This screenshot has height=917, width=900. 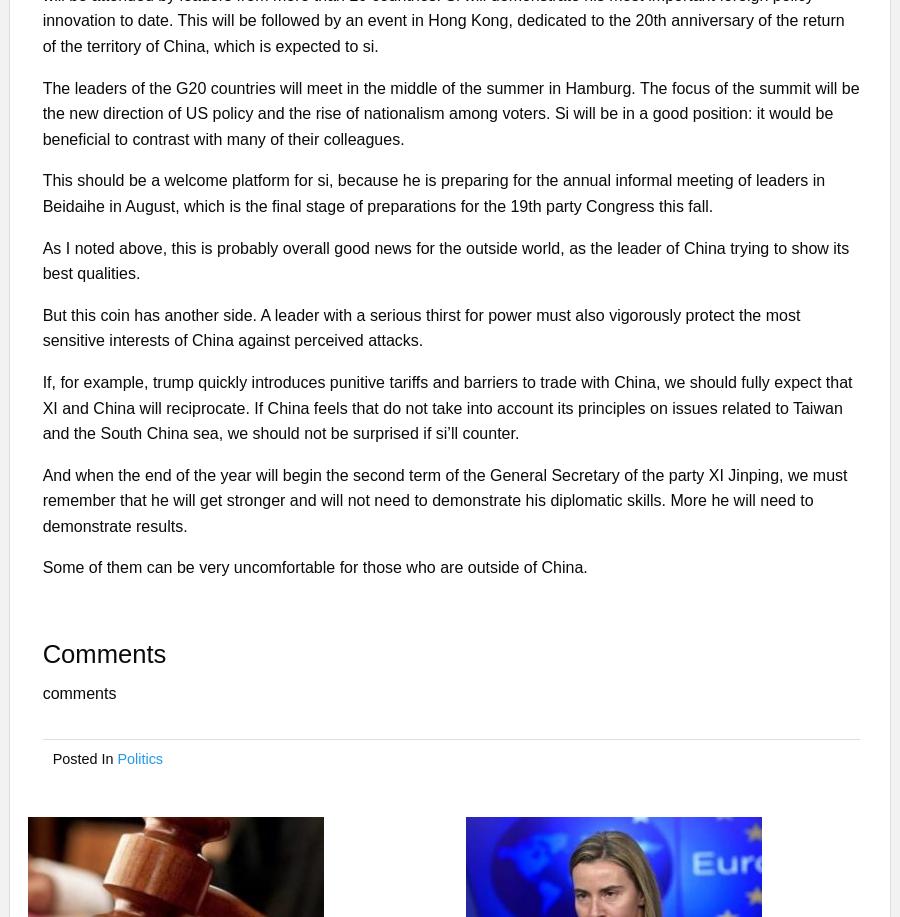 What do you see at coordinates (41, 653) in the screenshot?
I see `'Comments'` at bounding box center [41, 653].